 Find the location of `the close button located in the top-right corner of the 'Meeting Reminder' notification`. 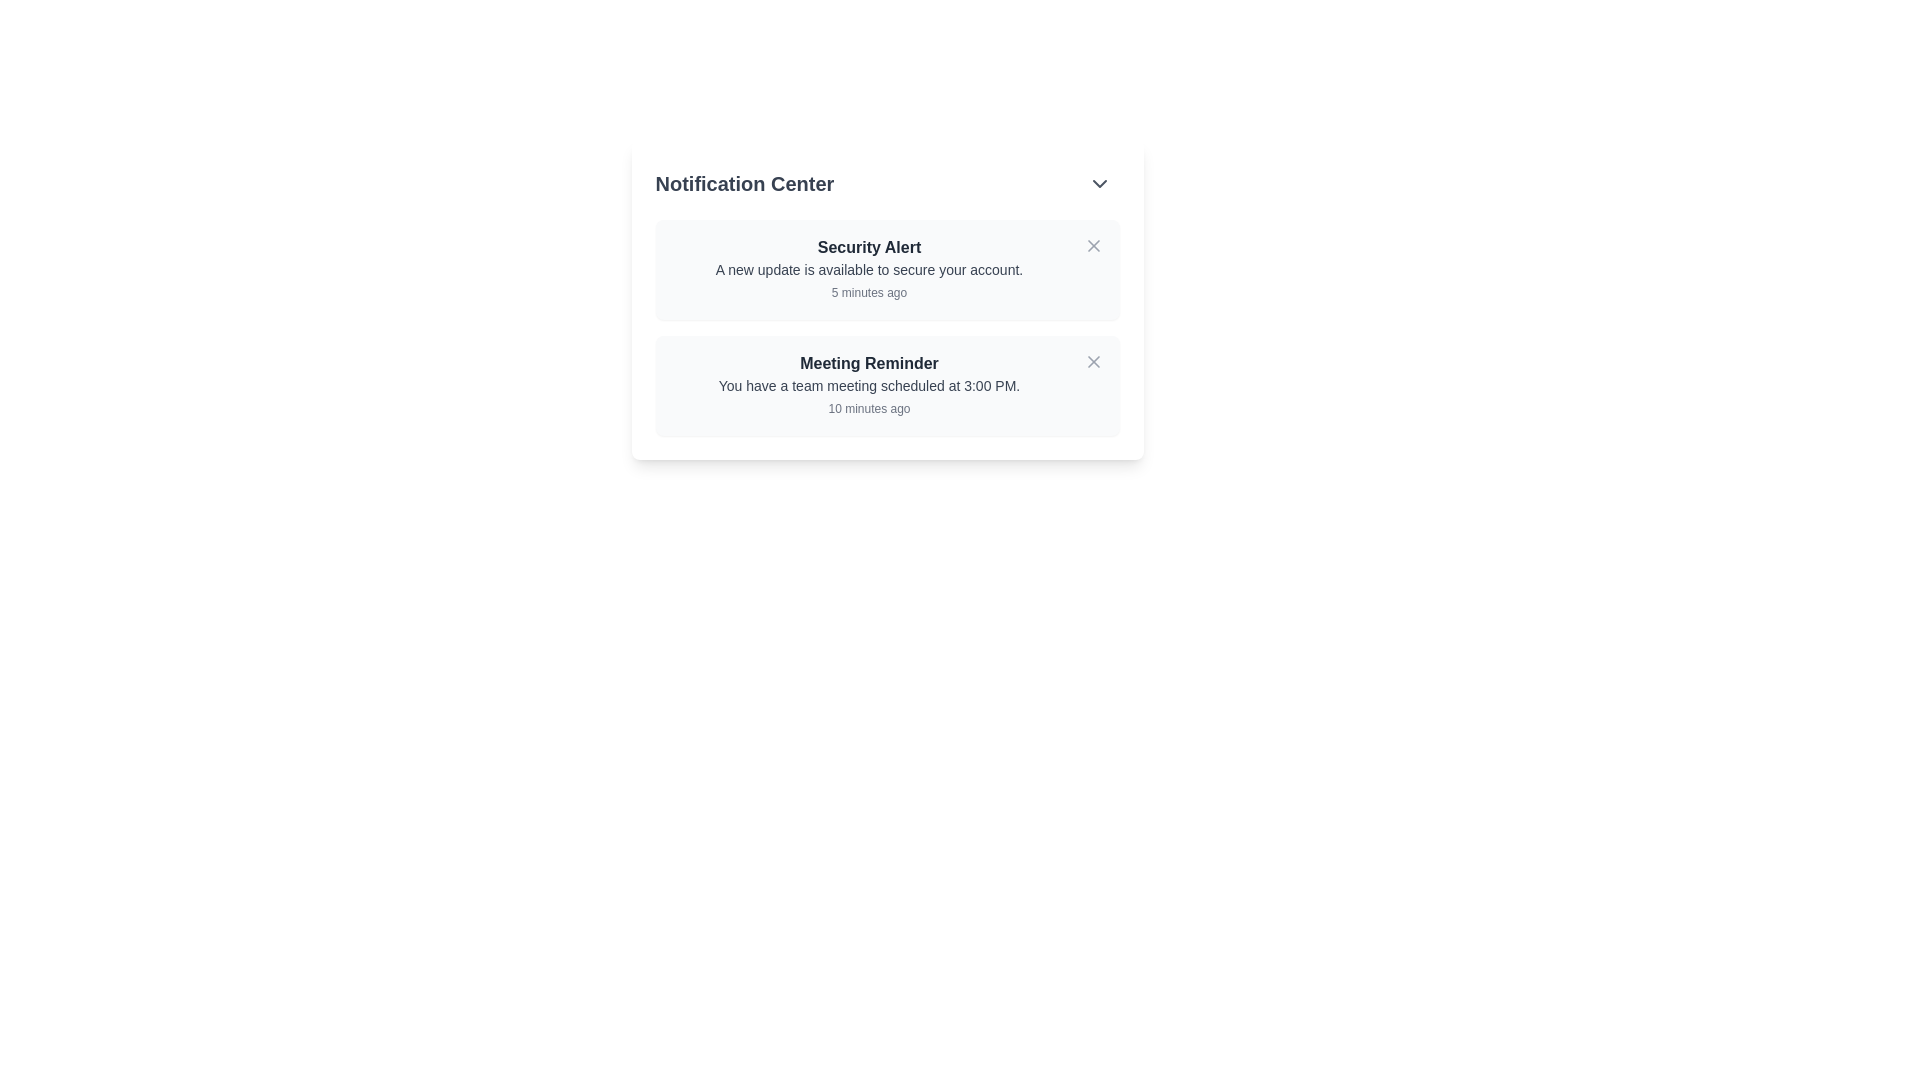

the close button located in the top-right corner of the 'Meeting Reminder' notification is located at coordinates (1092, 362).